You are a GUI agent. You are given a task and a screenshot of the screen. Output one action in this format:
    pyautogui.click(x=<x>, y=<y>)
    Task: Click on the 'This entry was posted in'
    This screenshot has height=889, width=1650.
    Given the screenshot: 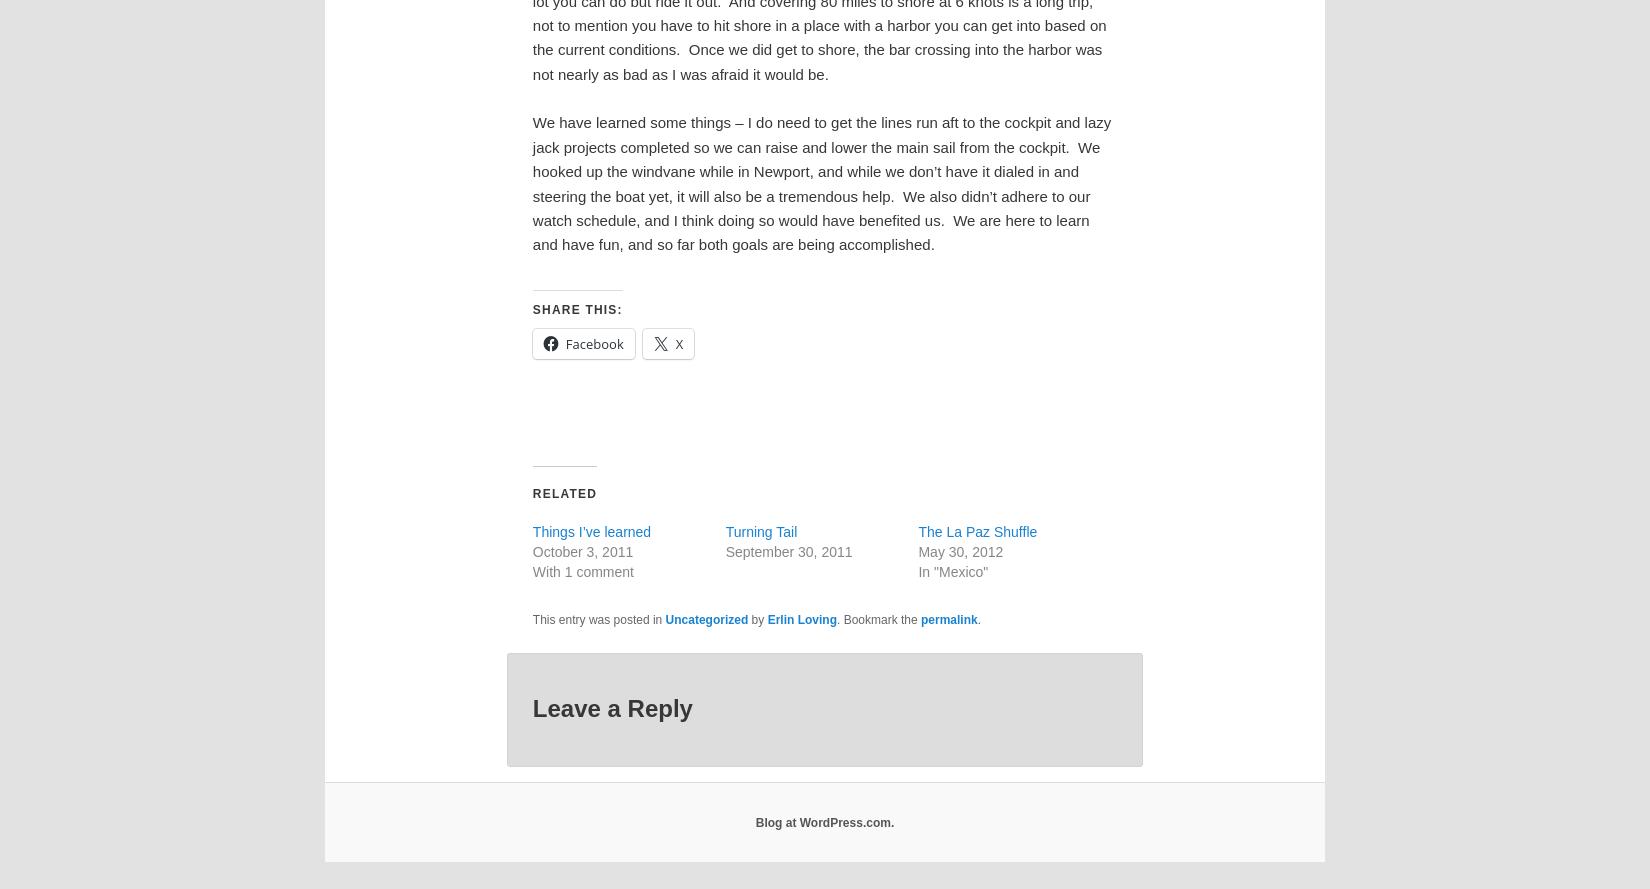 What is the action you would take?
    pyautogui.click(x=530, y=618)
    